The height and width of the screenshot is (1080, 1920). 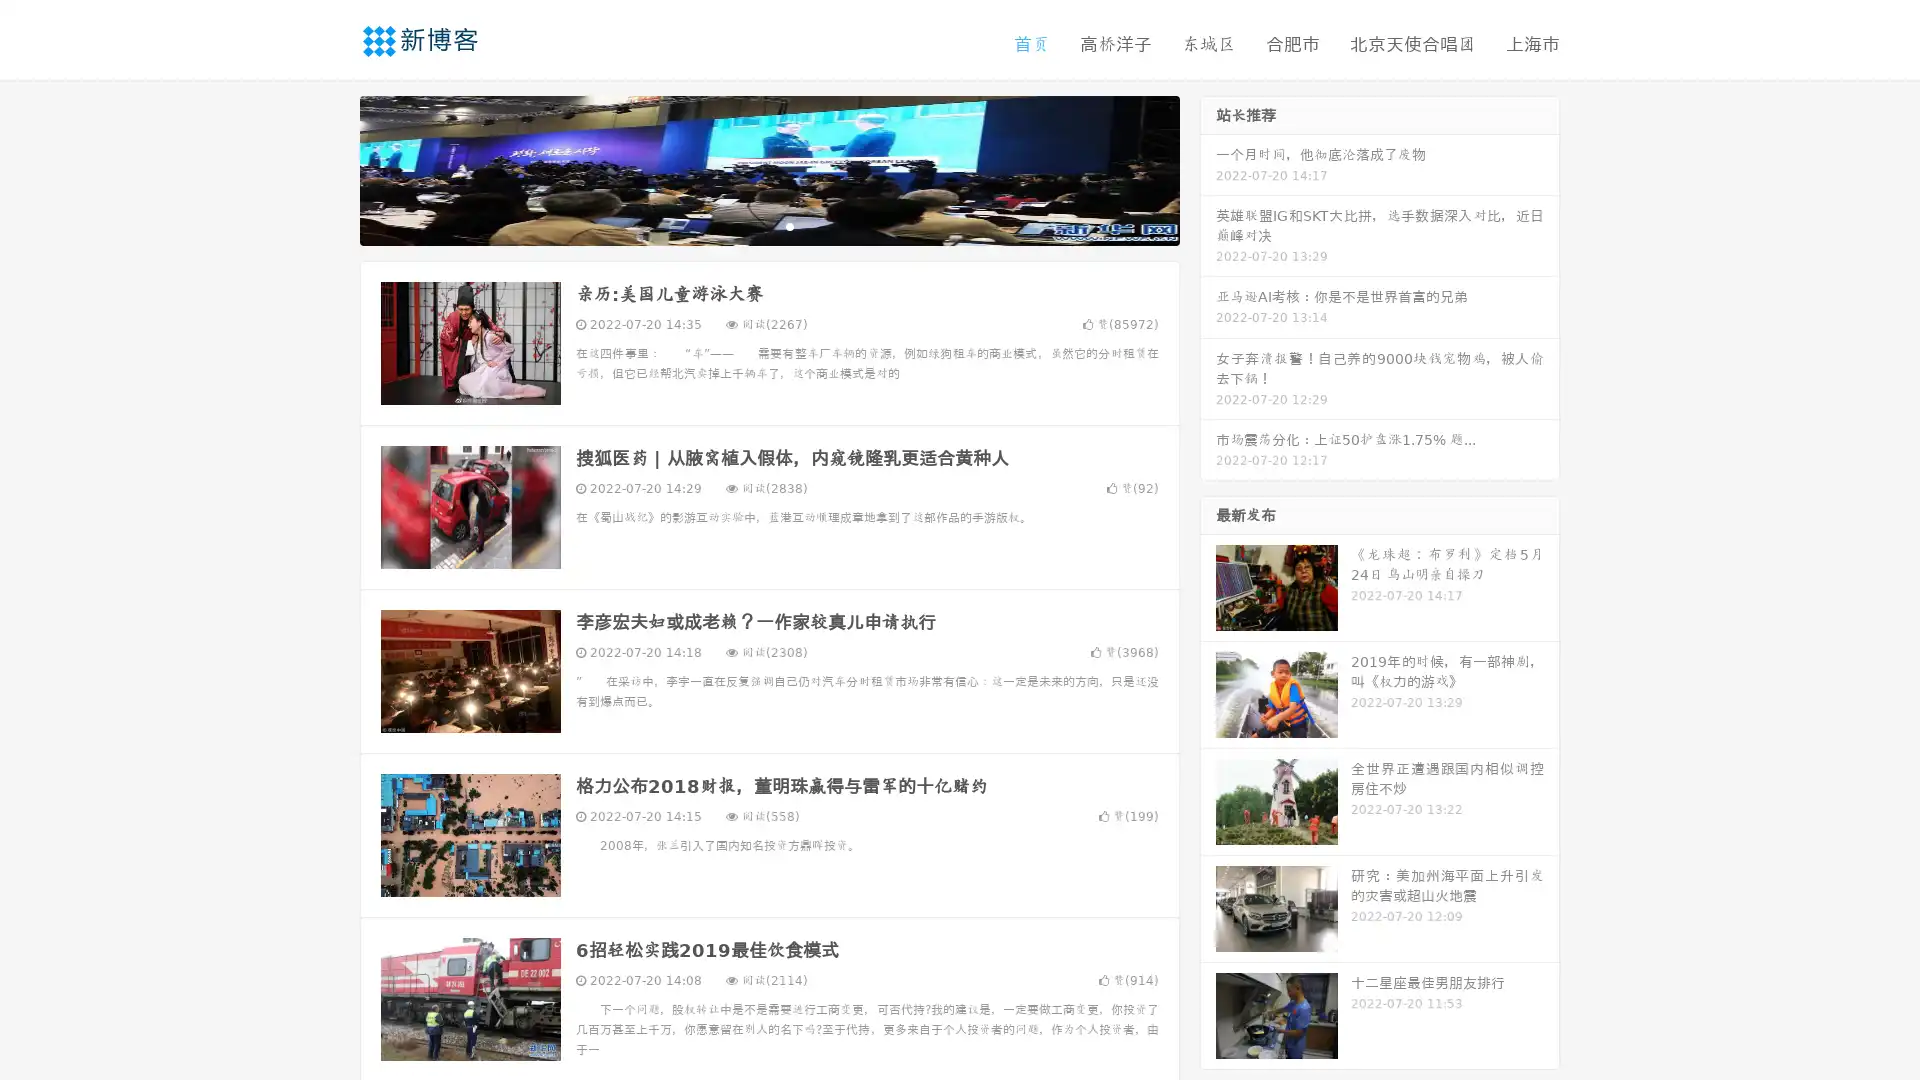 What do you see at coordinates (748, 225) in the screenshot?
I see `Go to slide 1` at bounding box center [748, 225].